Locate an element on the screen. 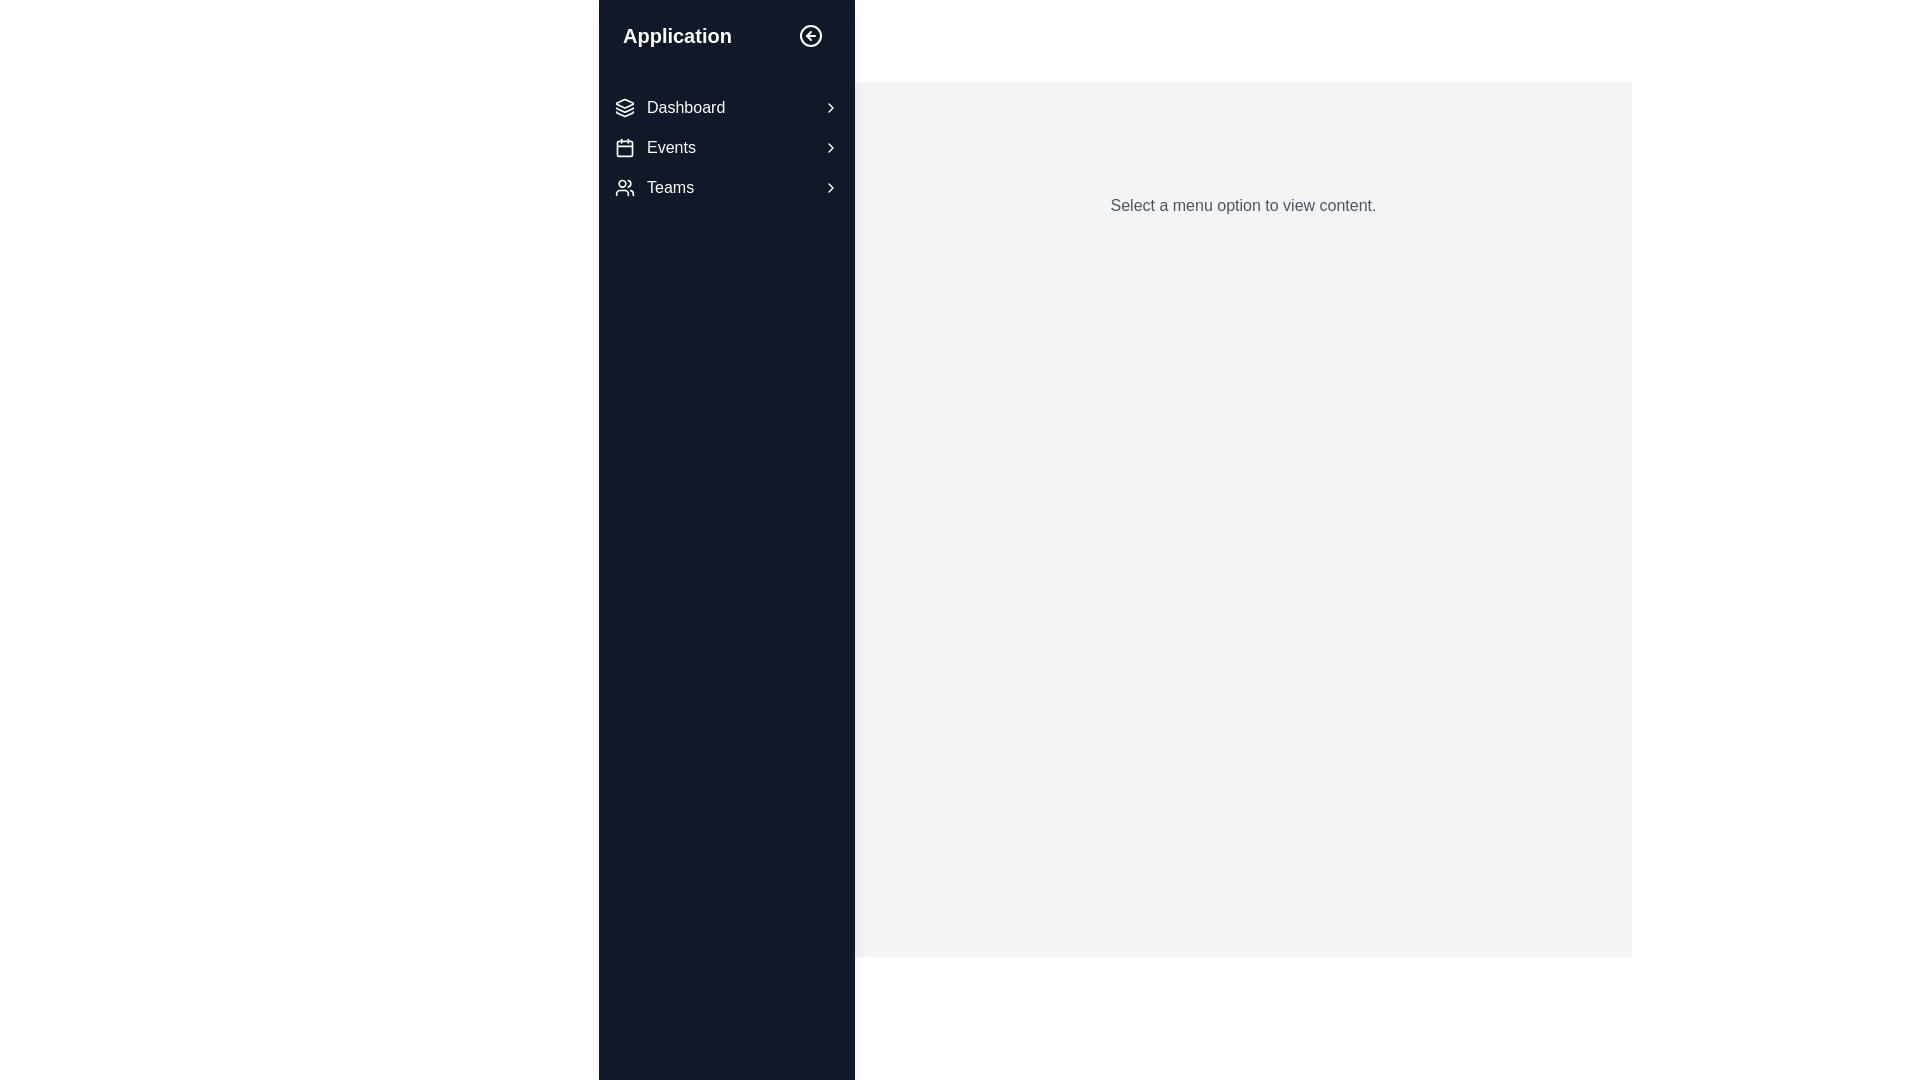 Image resolution: width=1920 pixels, height=1080 pixels. the calendar icon located in the 'Events' menu option in the left-hand sidebar navigation menu is located at coordinates (623, 146).